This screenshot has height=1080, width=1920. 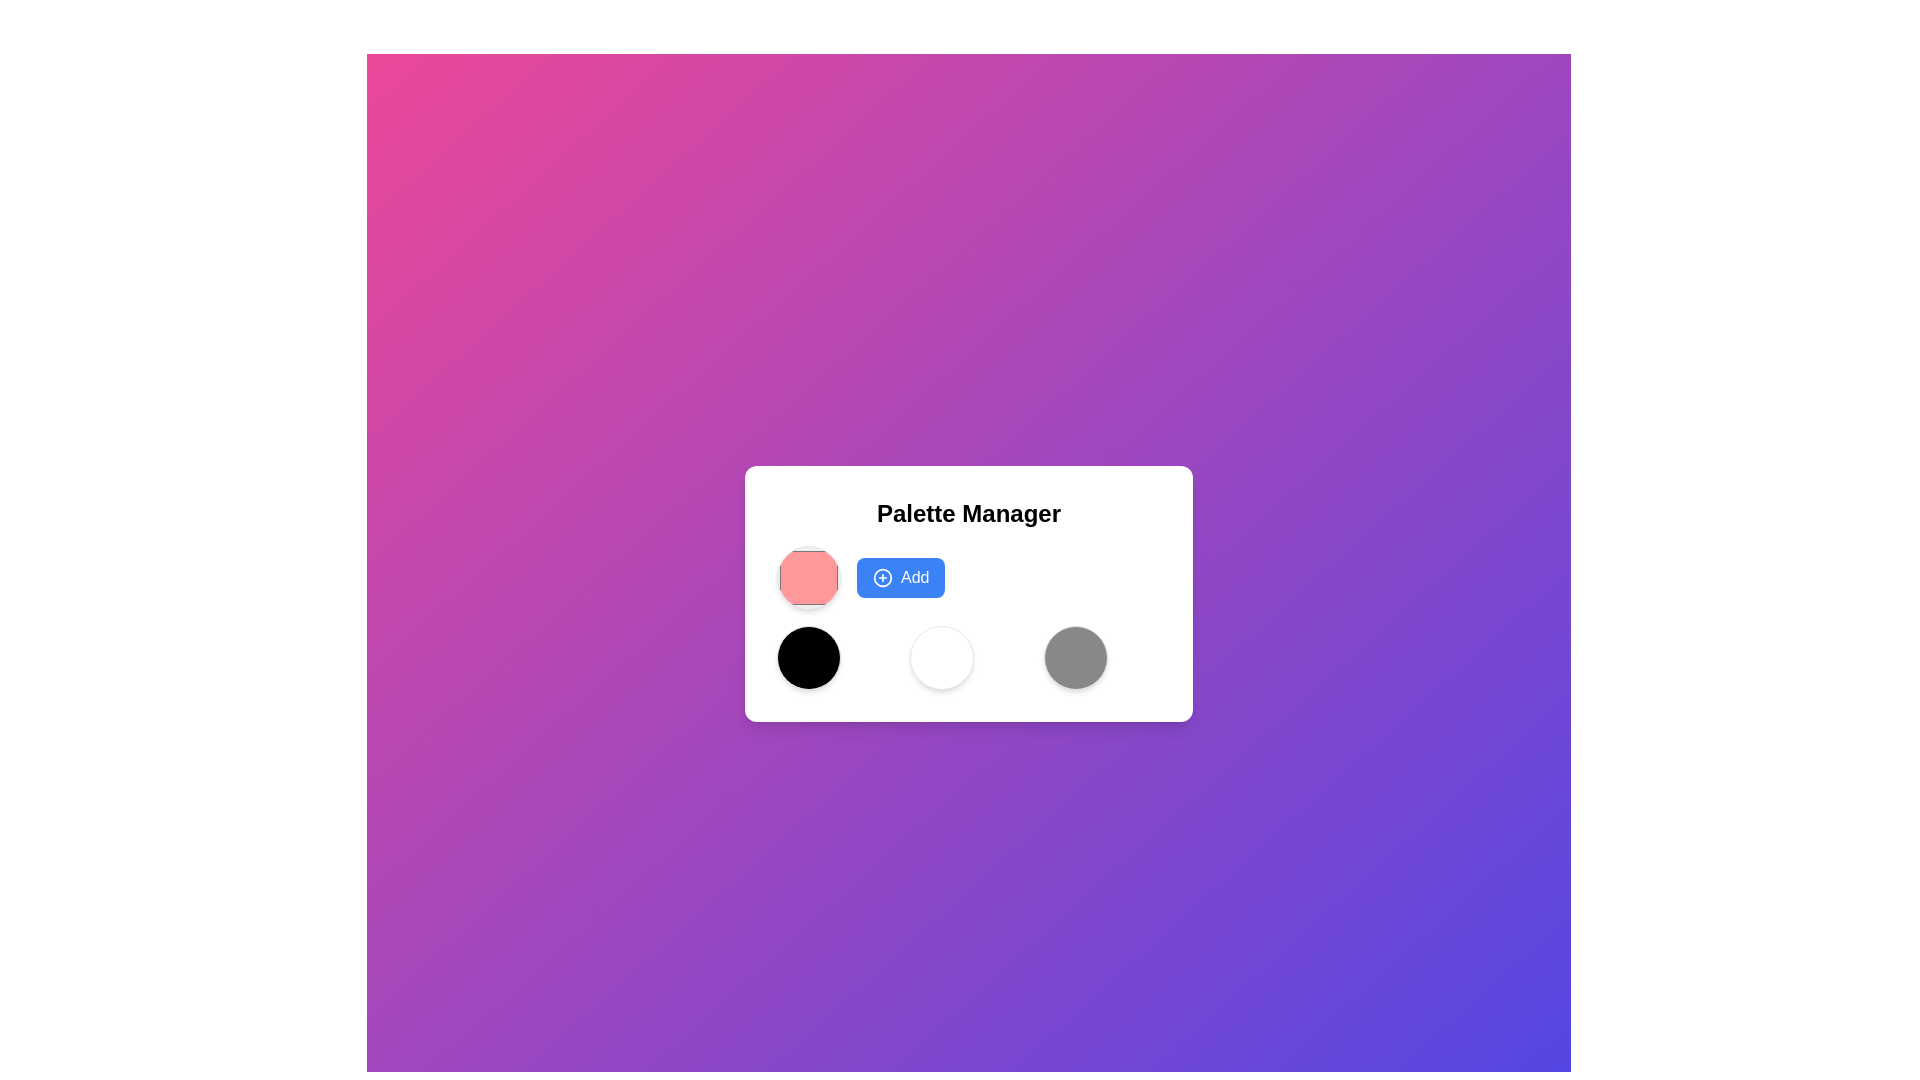 I want to click on the 'Add' button which contains a minimalist circular icon with a plus symbol, located below the 'Palette Manager' heading, so click(x=882, y=578).